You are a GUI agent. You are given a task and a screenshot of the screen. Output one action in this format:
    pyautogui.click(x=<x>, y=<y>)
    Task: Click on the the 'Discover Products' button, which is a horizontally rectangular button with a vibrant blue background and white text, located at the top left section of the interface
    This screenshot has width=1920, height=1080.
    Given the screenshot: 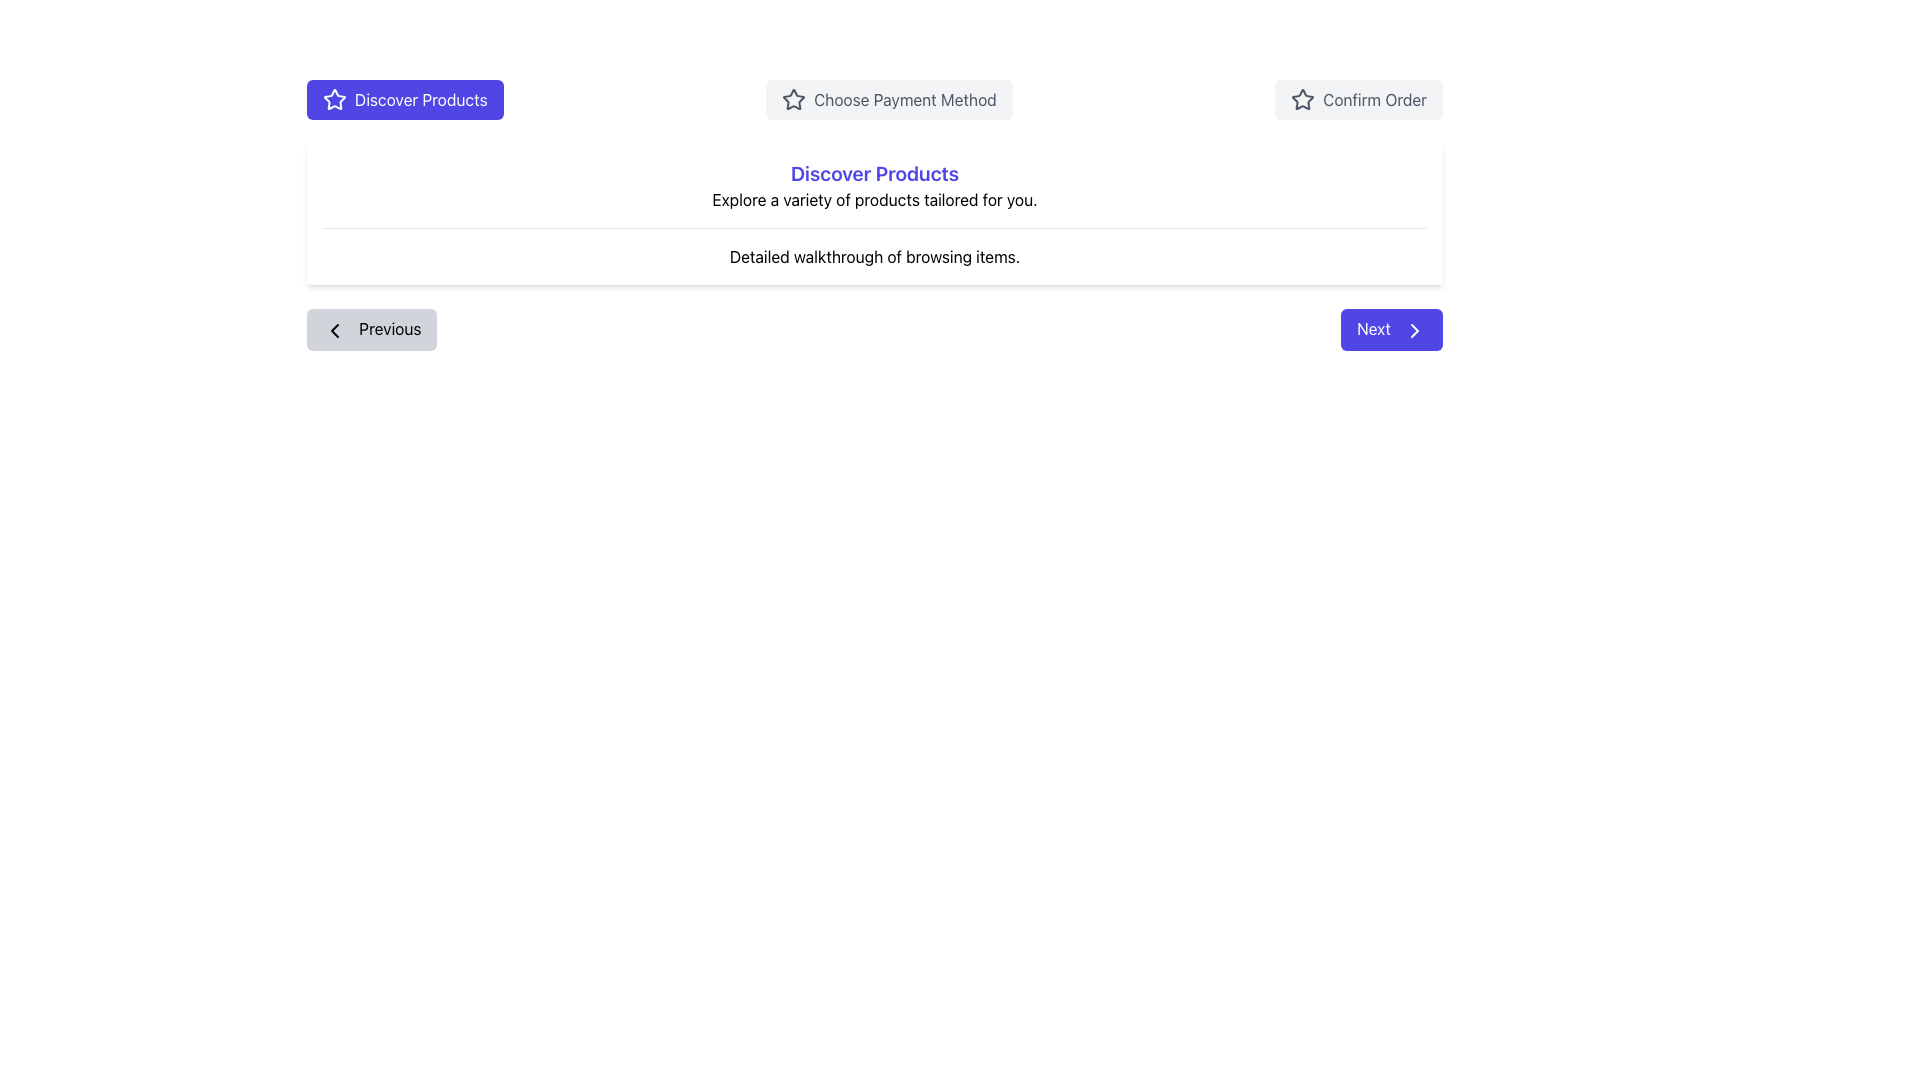 What is the action you would take?
    pyautogui.click(x=403, y=100)
    